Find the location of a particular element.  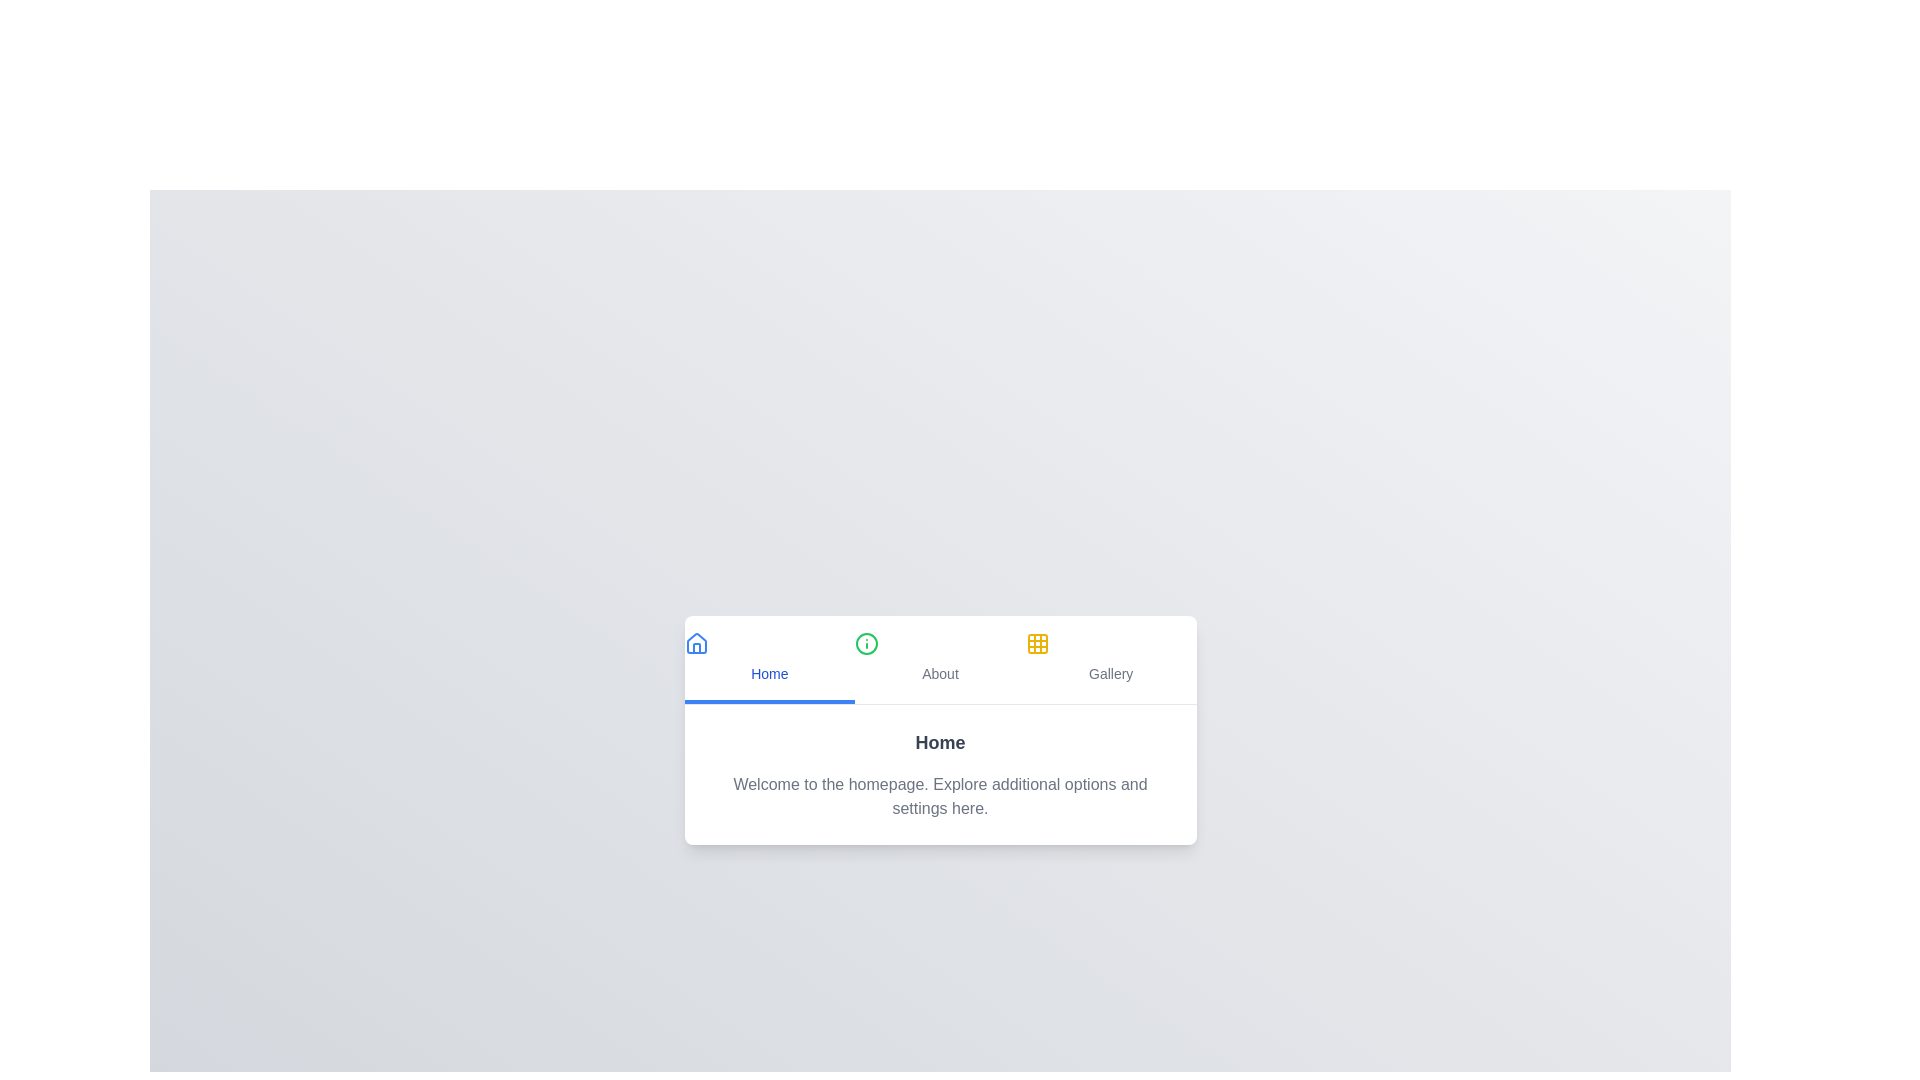

the tab icon corresponding to Gallery is located at coordinates (1037, 643).